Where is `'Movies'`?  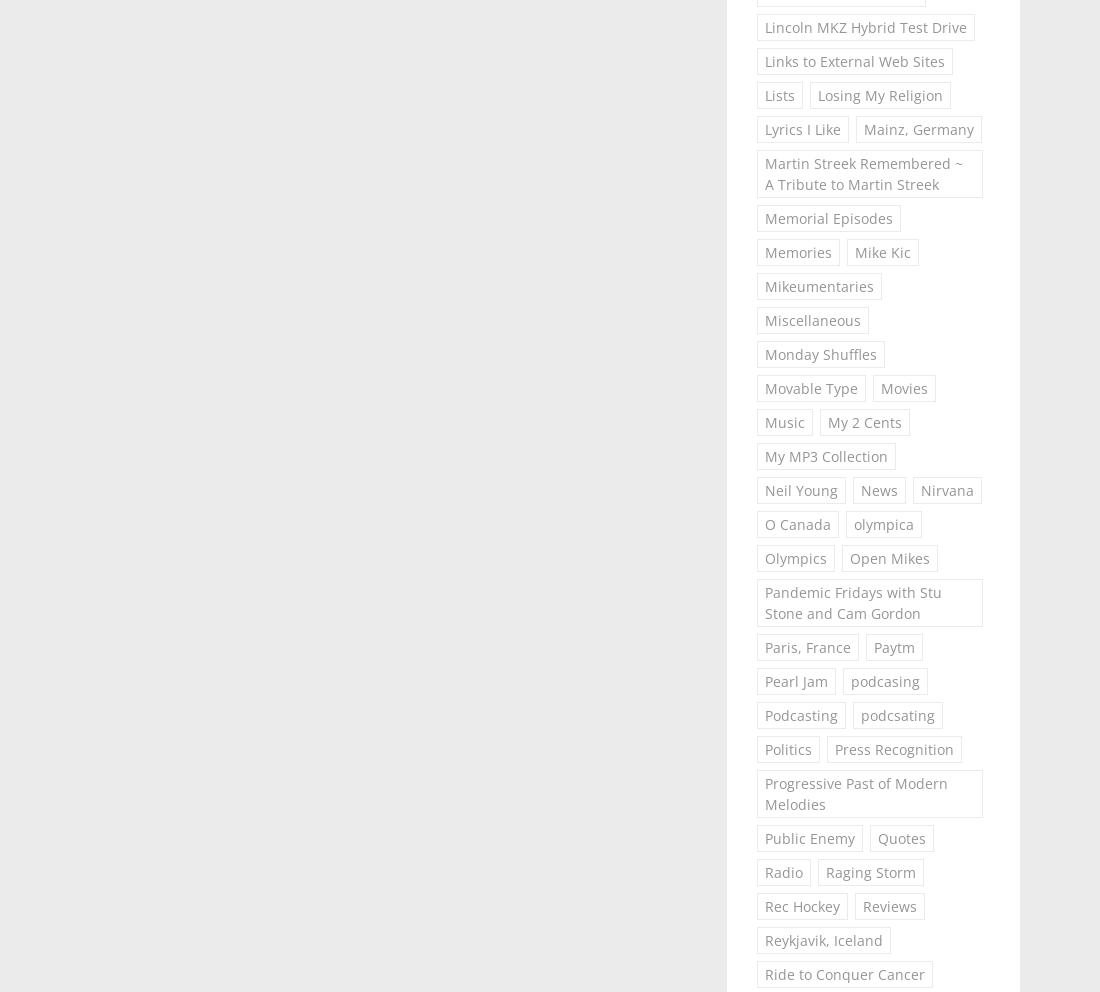
'Movies' is located at coordinates (903, 388).